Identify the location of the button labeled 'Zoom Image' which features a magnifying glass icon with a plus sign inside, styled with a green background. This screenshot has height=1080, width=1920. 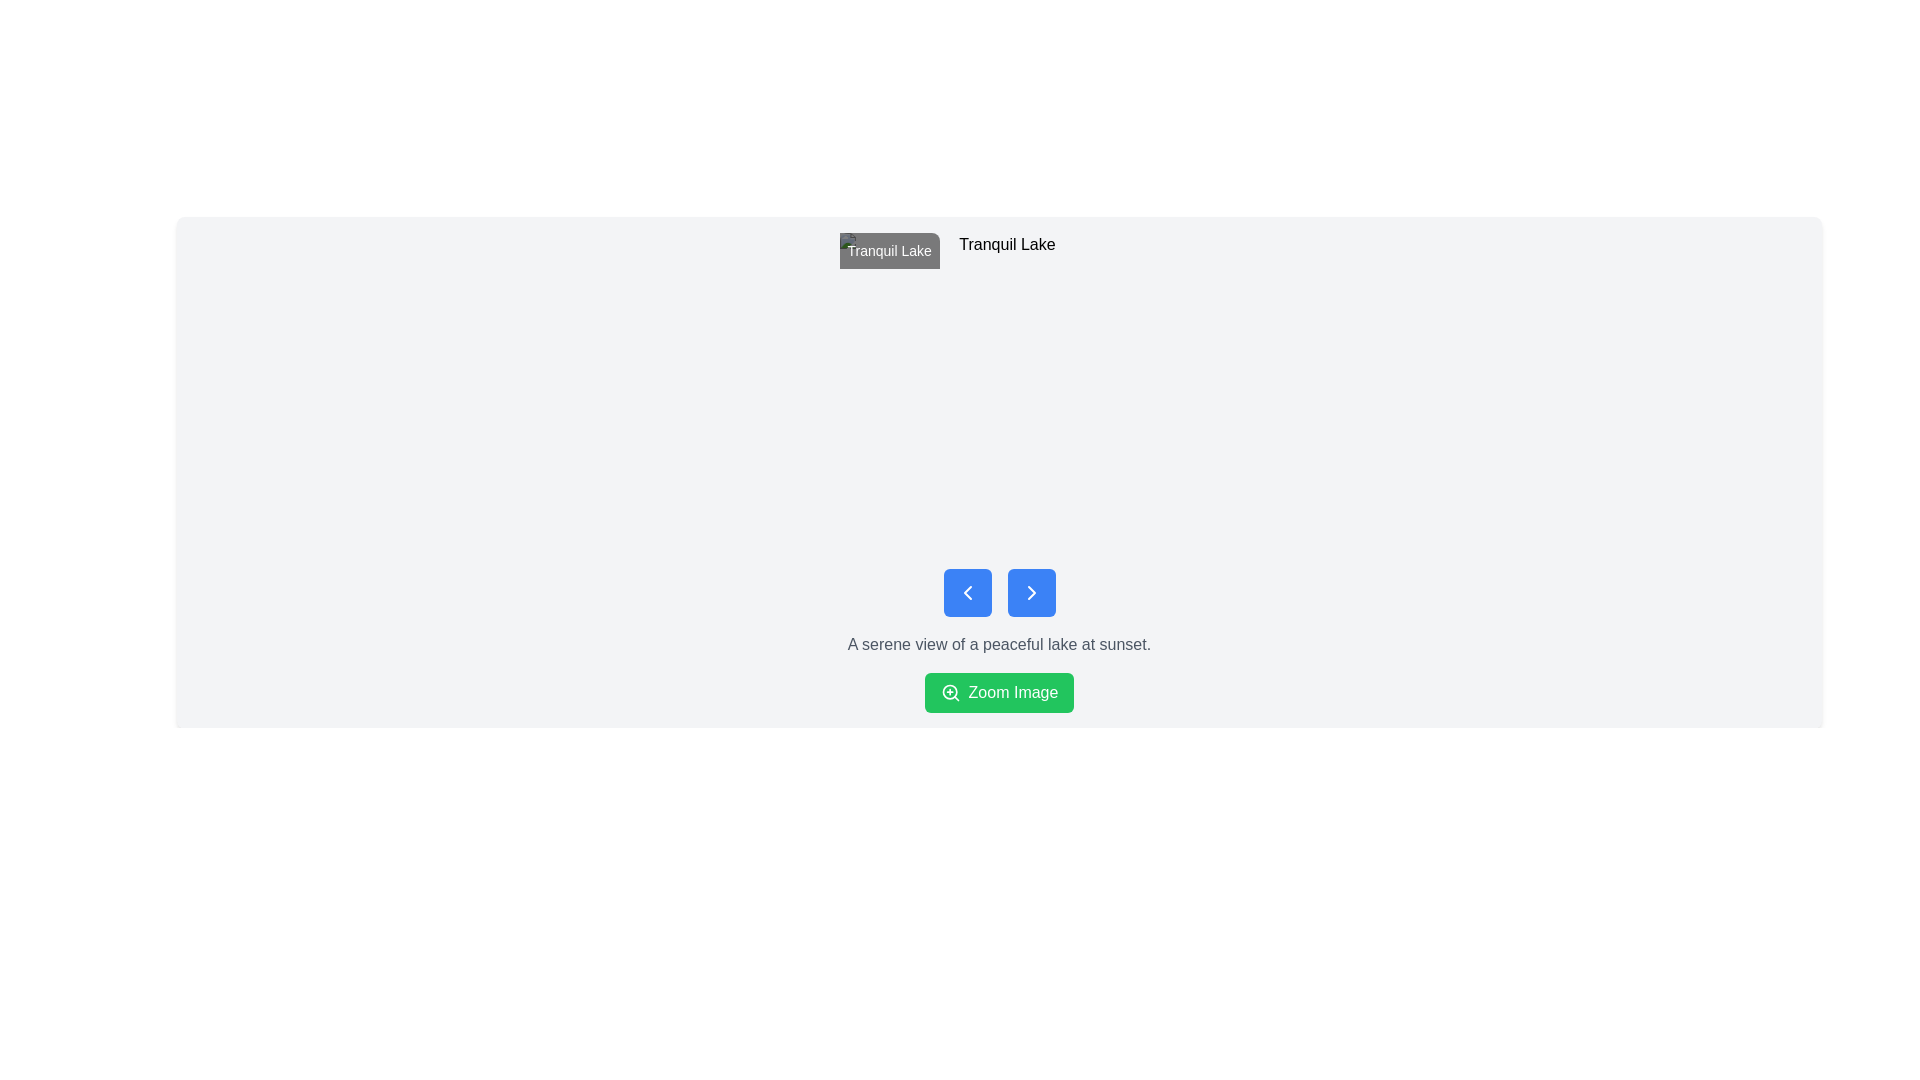
(949, 692).